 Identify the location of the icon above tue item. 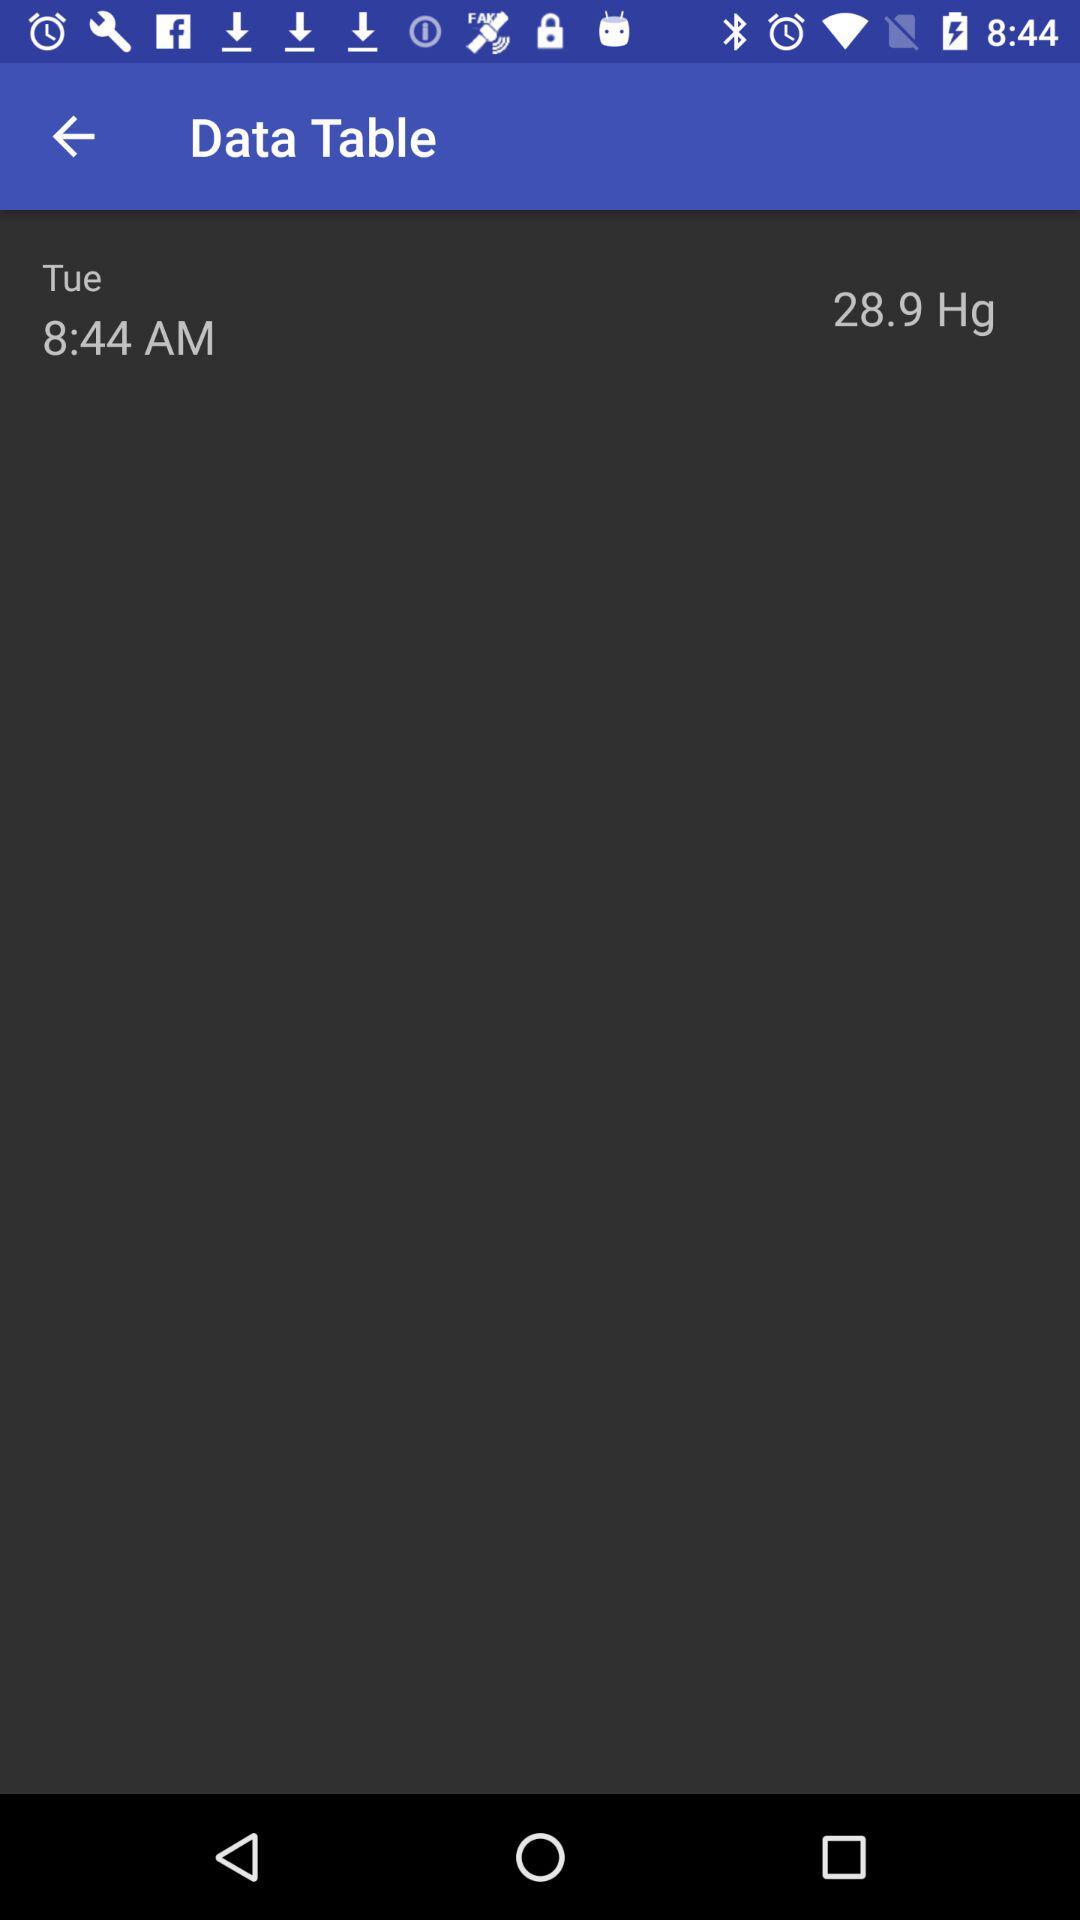
(72, 135).